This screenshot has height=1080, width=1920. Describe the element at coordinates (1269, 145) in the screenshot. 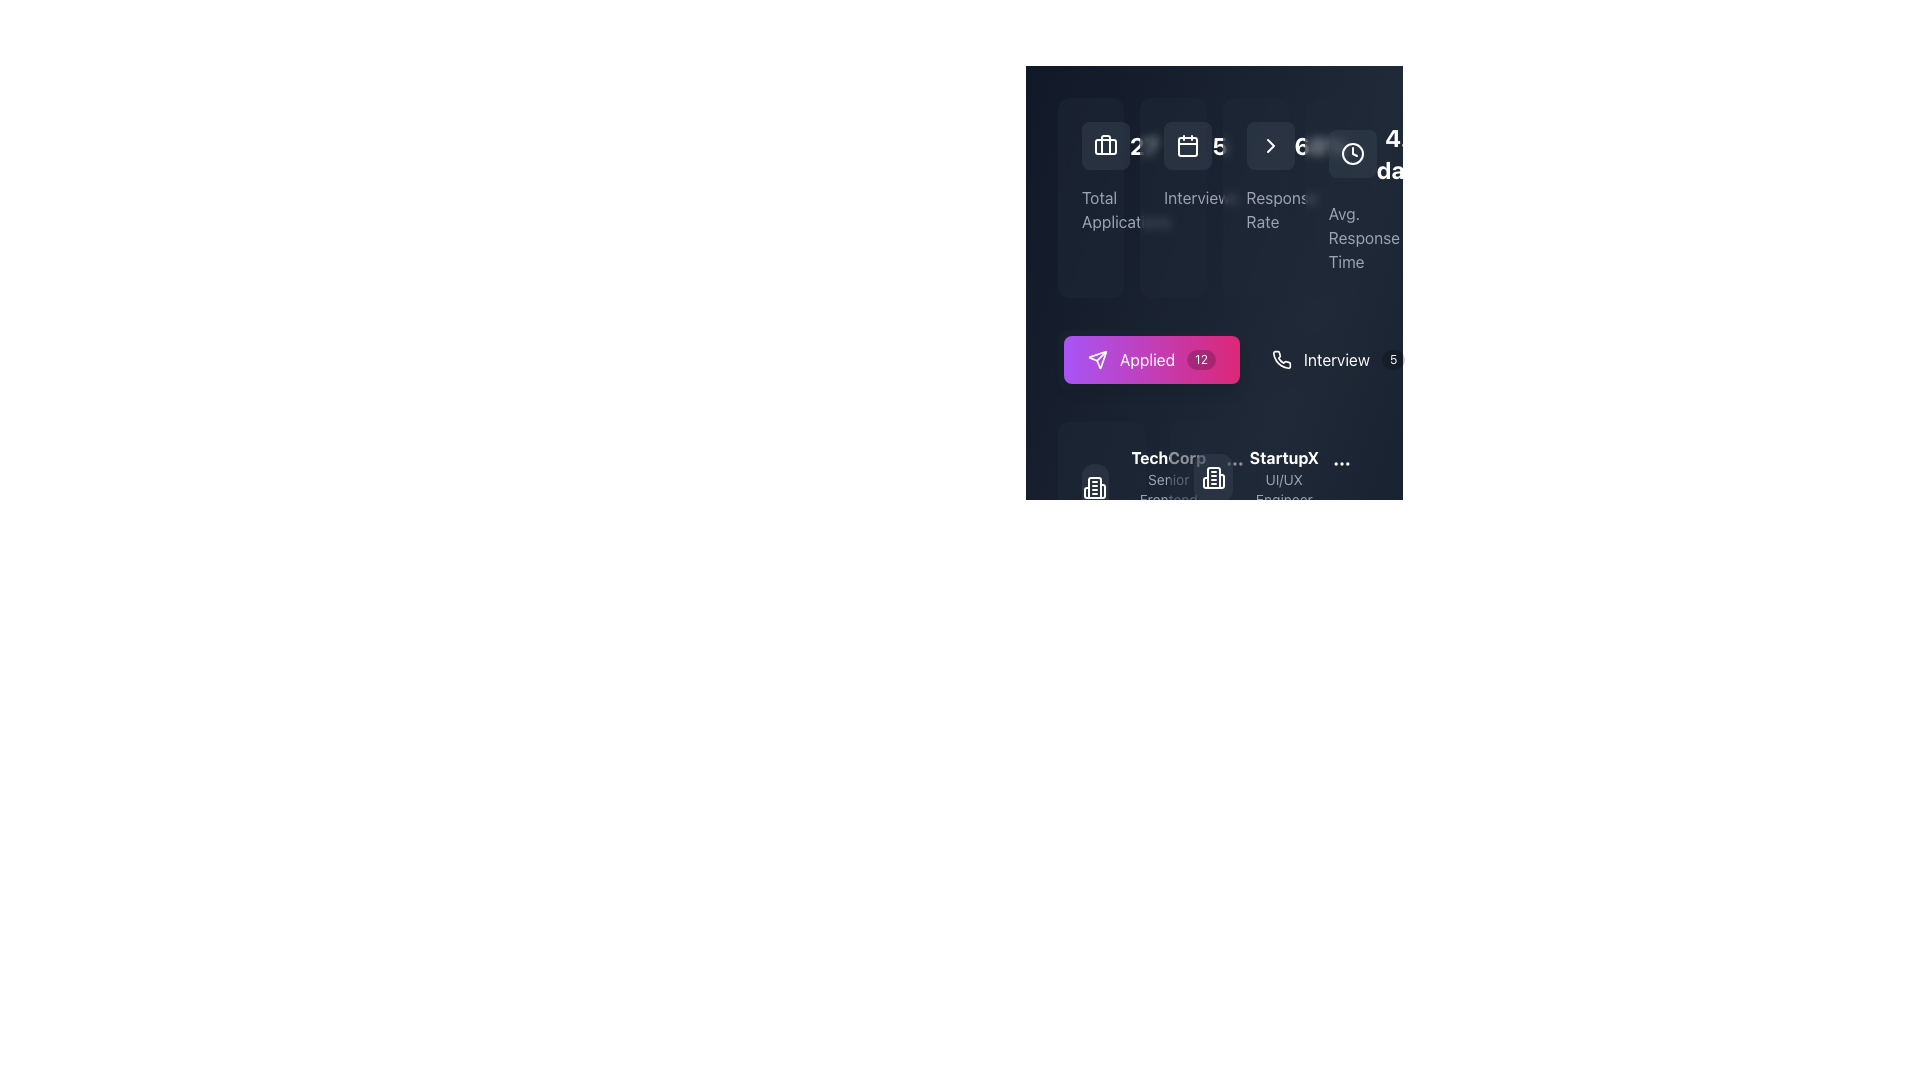

I see `the presence of the right arrow icon indicating forward navigation in the statistics group, specifically the third item labeled 'Response Rate'` at that location.